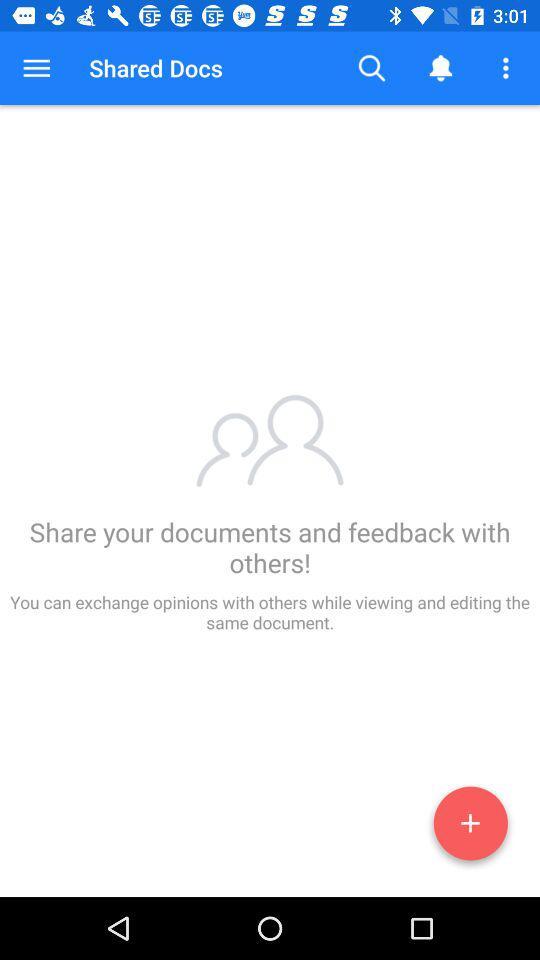 This screenshot has width=540, height=960. I want to click on document, so click(470, 827).